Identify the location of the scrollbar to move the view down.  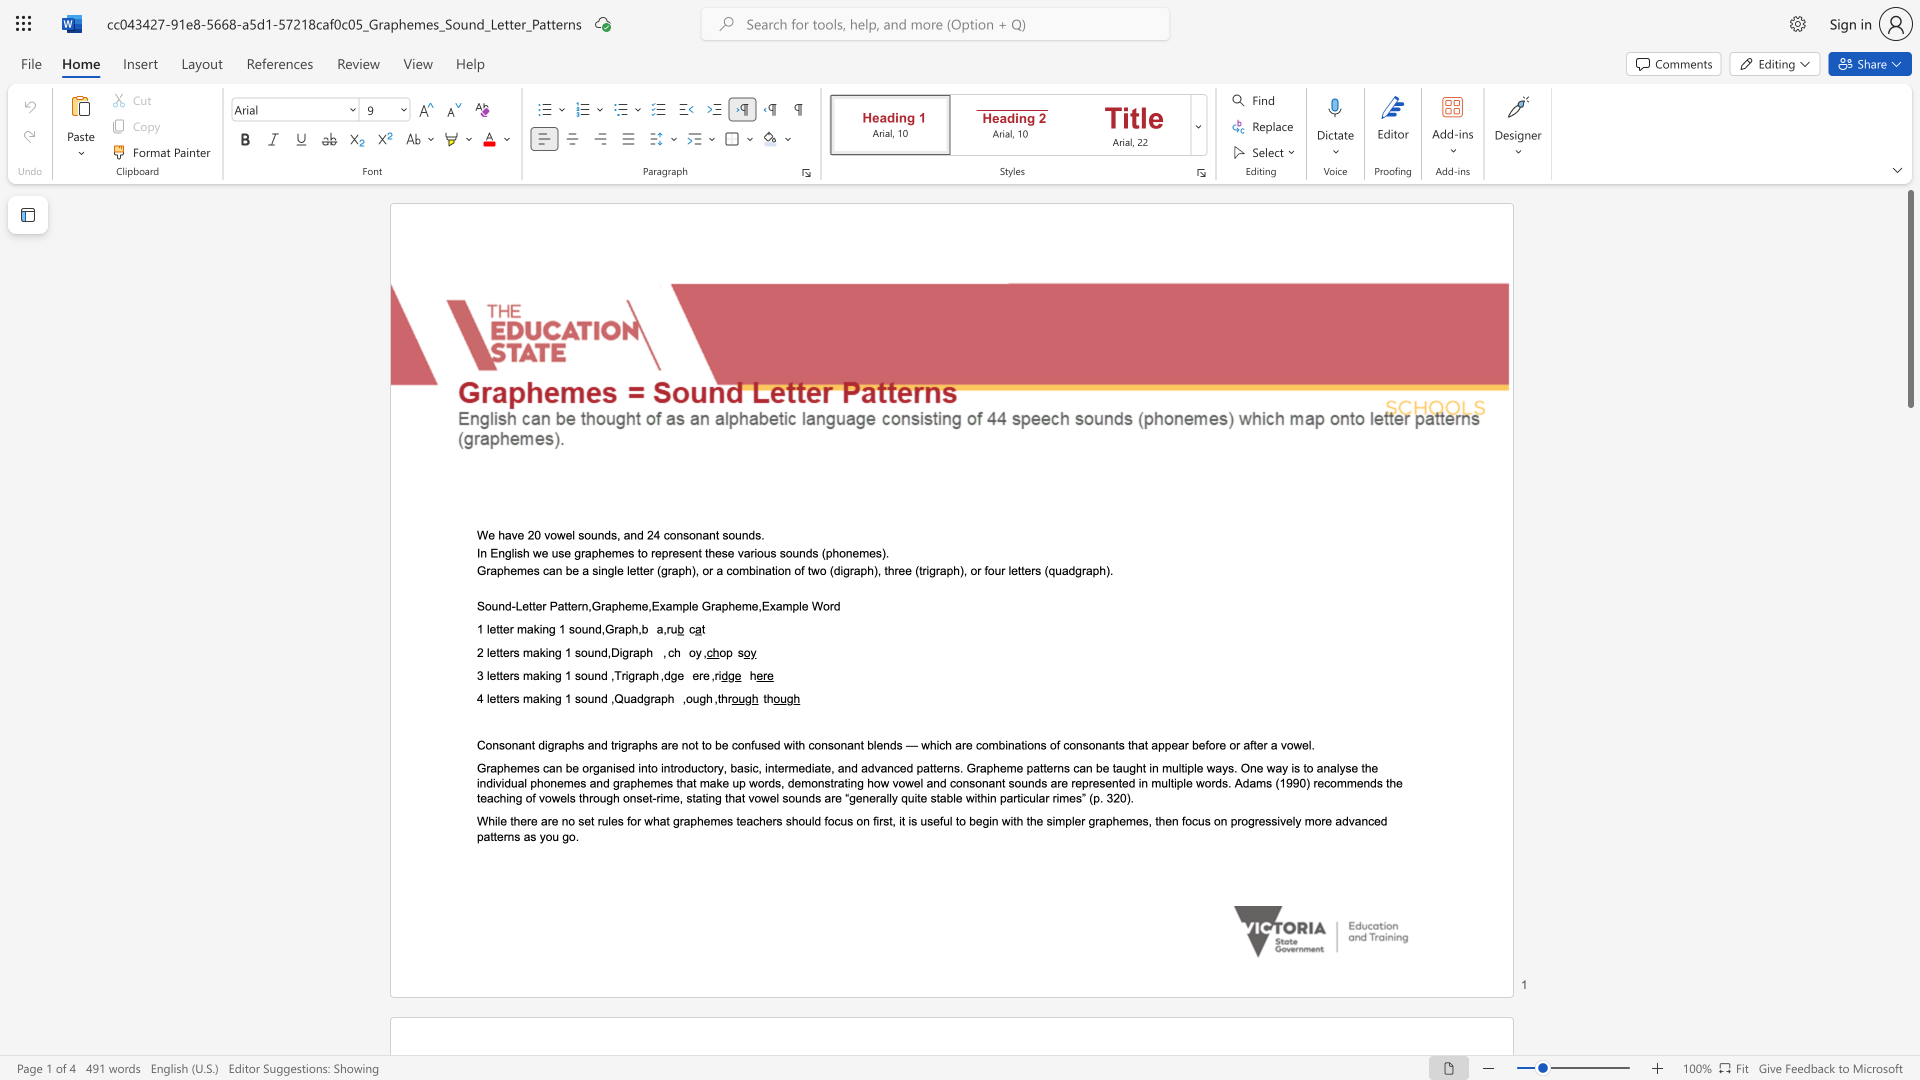
(1909, 759).